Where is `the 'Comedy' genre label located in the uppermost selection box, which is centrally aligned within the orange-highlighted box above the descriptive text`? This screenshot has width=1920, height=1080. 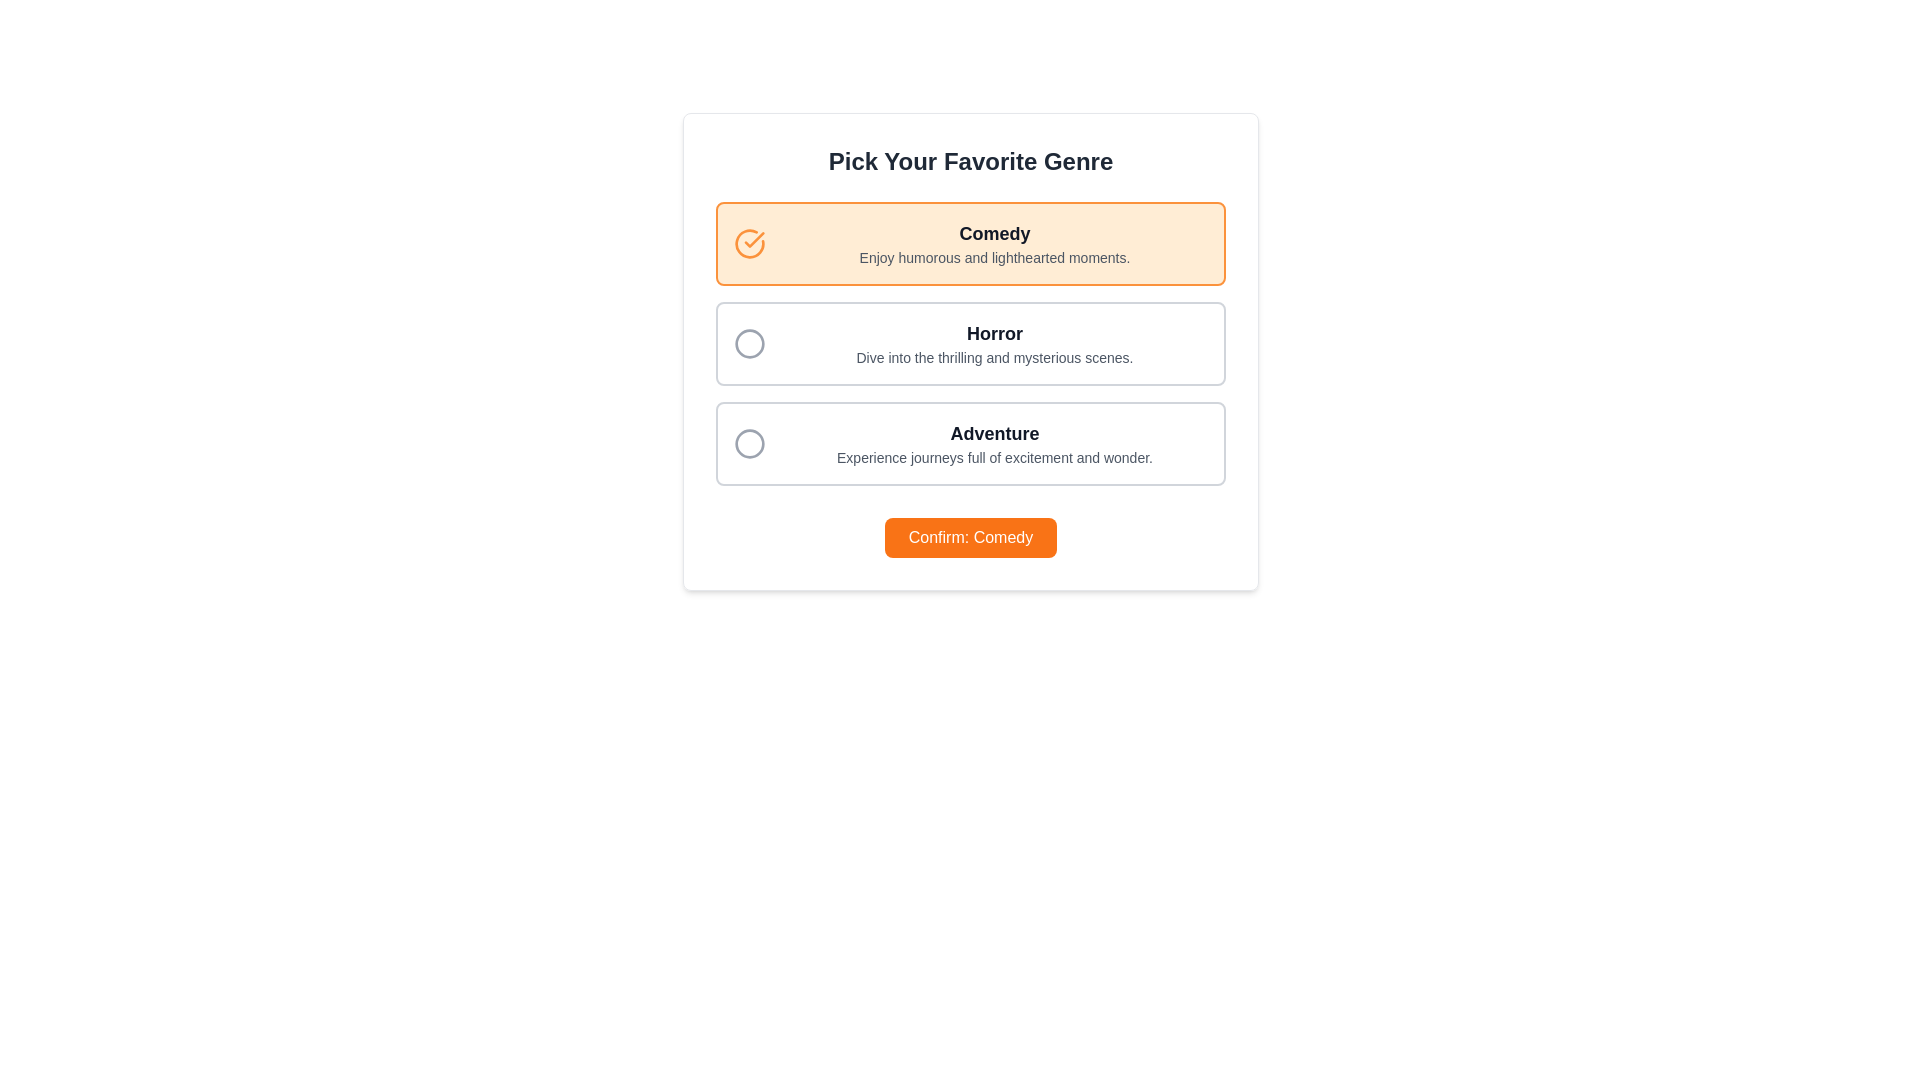
the 'Comedy' genre label located in the uppermost selection box, which is centrally aligned within the orange-highlighted box above the descriptive text is located at coordinates (994, 233).